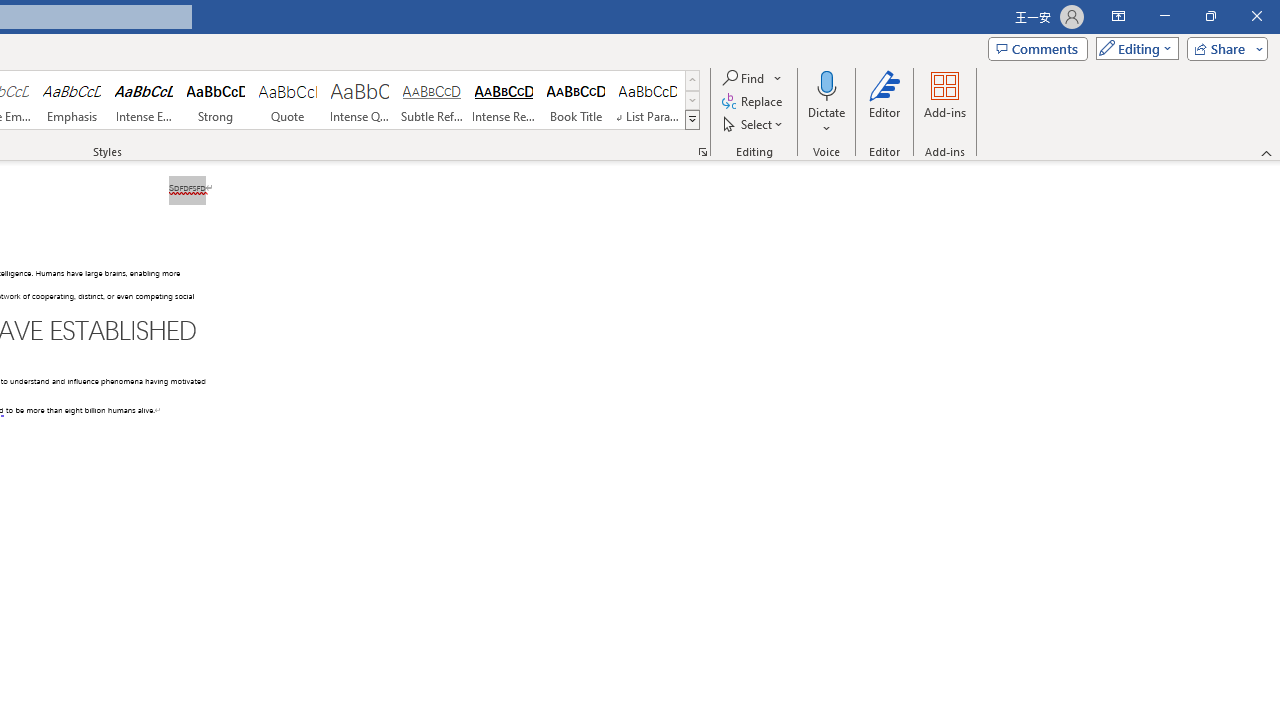 This screenshot has height=720, width=1280. What do you see at coordinates (884, 103) in the screenshot?
I see `'Editor'` at bounding box center [884, 103].